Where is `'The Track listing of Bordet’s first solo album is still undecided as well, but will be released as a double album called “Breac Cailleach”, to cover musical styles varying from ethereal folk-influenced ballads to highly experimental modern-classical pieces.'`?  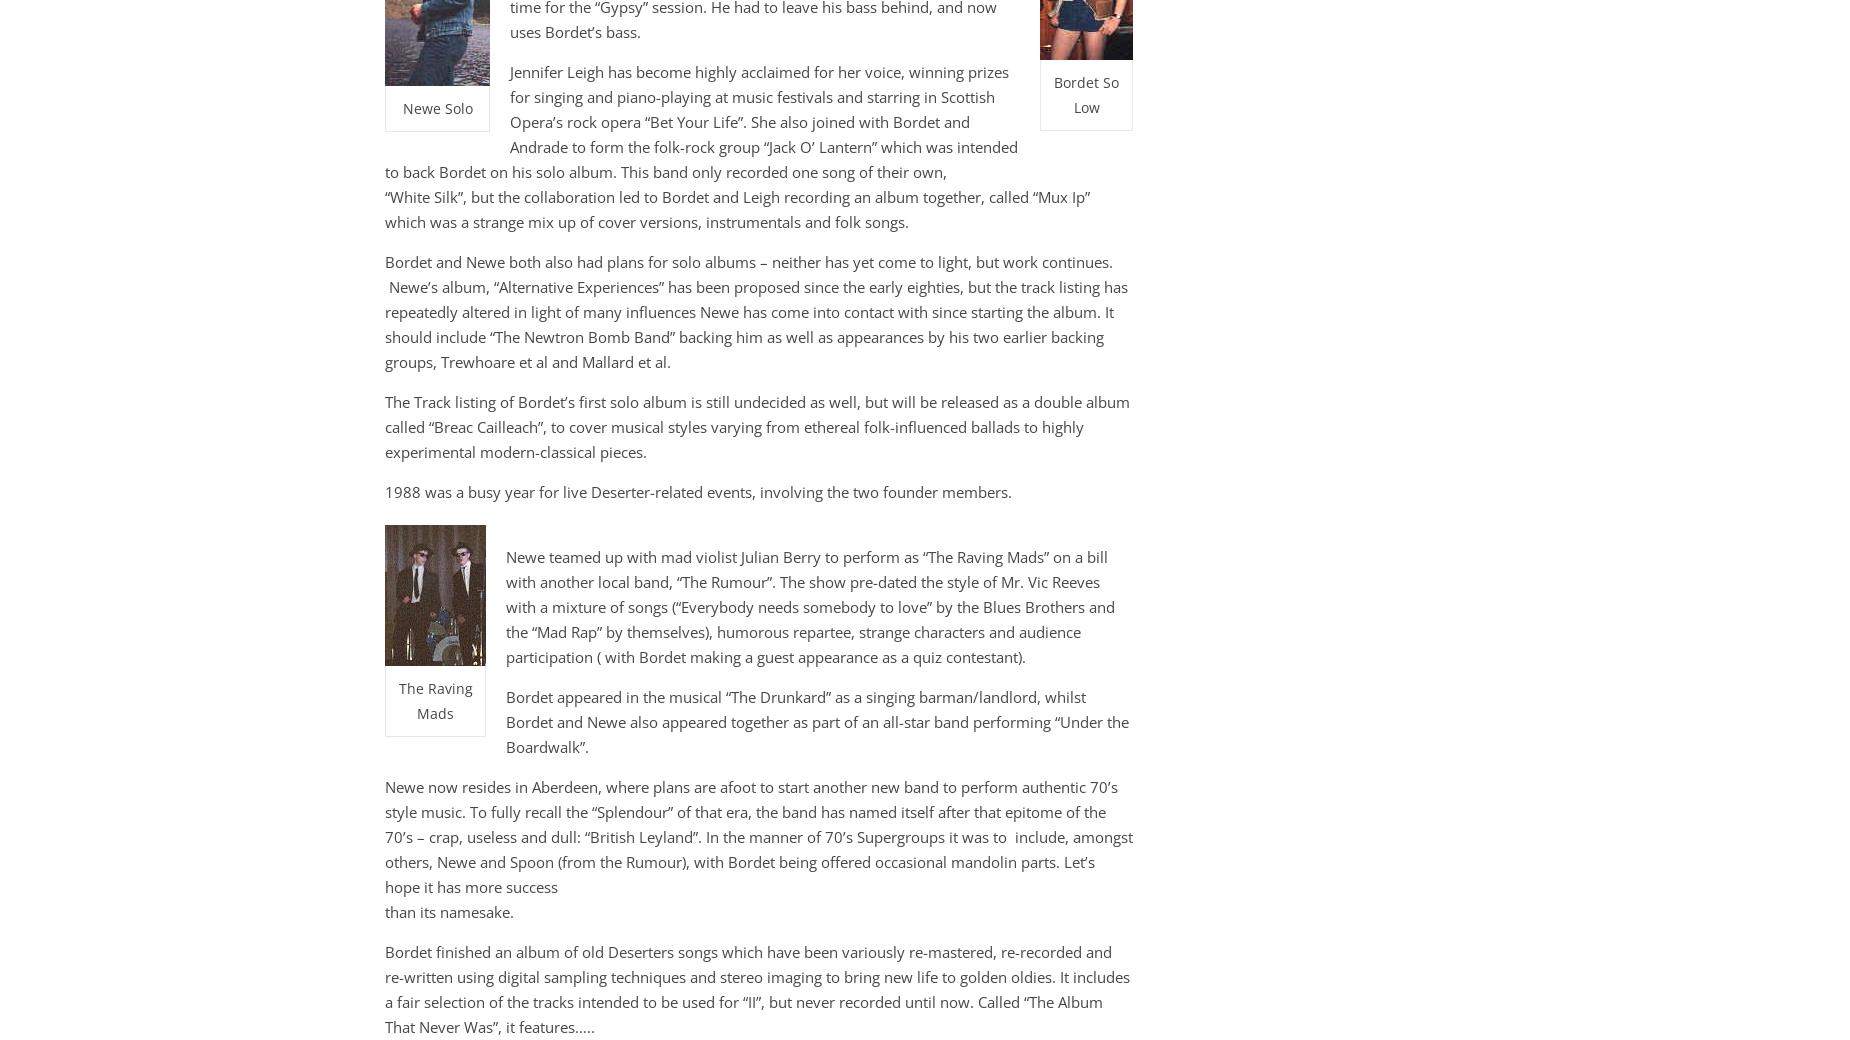
'The Track listing of Bordet’s first solo album is still undecided as well, but will be released as a double album called “Breac Cailleach”, to cover musical styles varying from ethereal folk-influenced ballads to highly experimental modern-classical pieces.' is located at coordinates (757, 427).